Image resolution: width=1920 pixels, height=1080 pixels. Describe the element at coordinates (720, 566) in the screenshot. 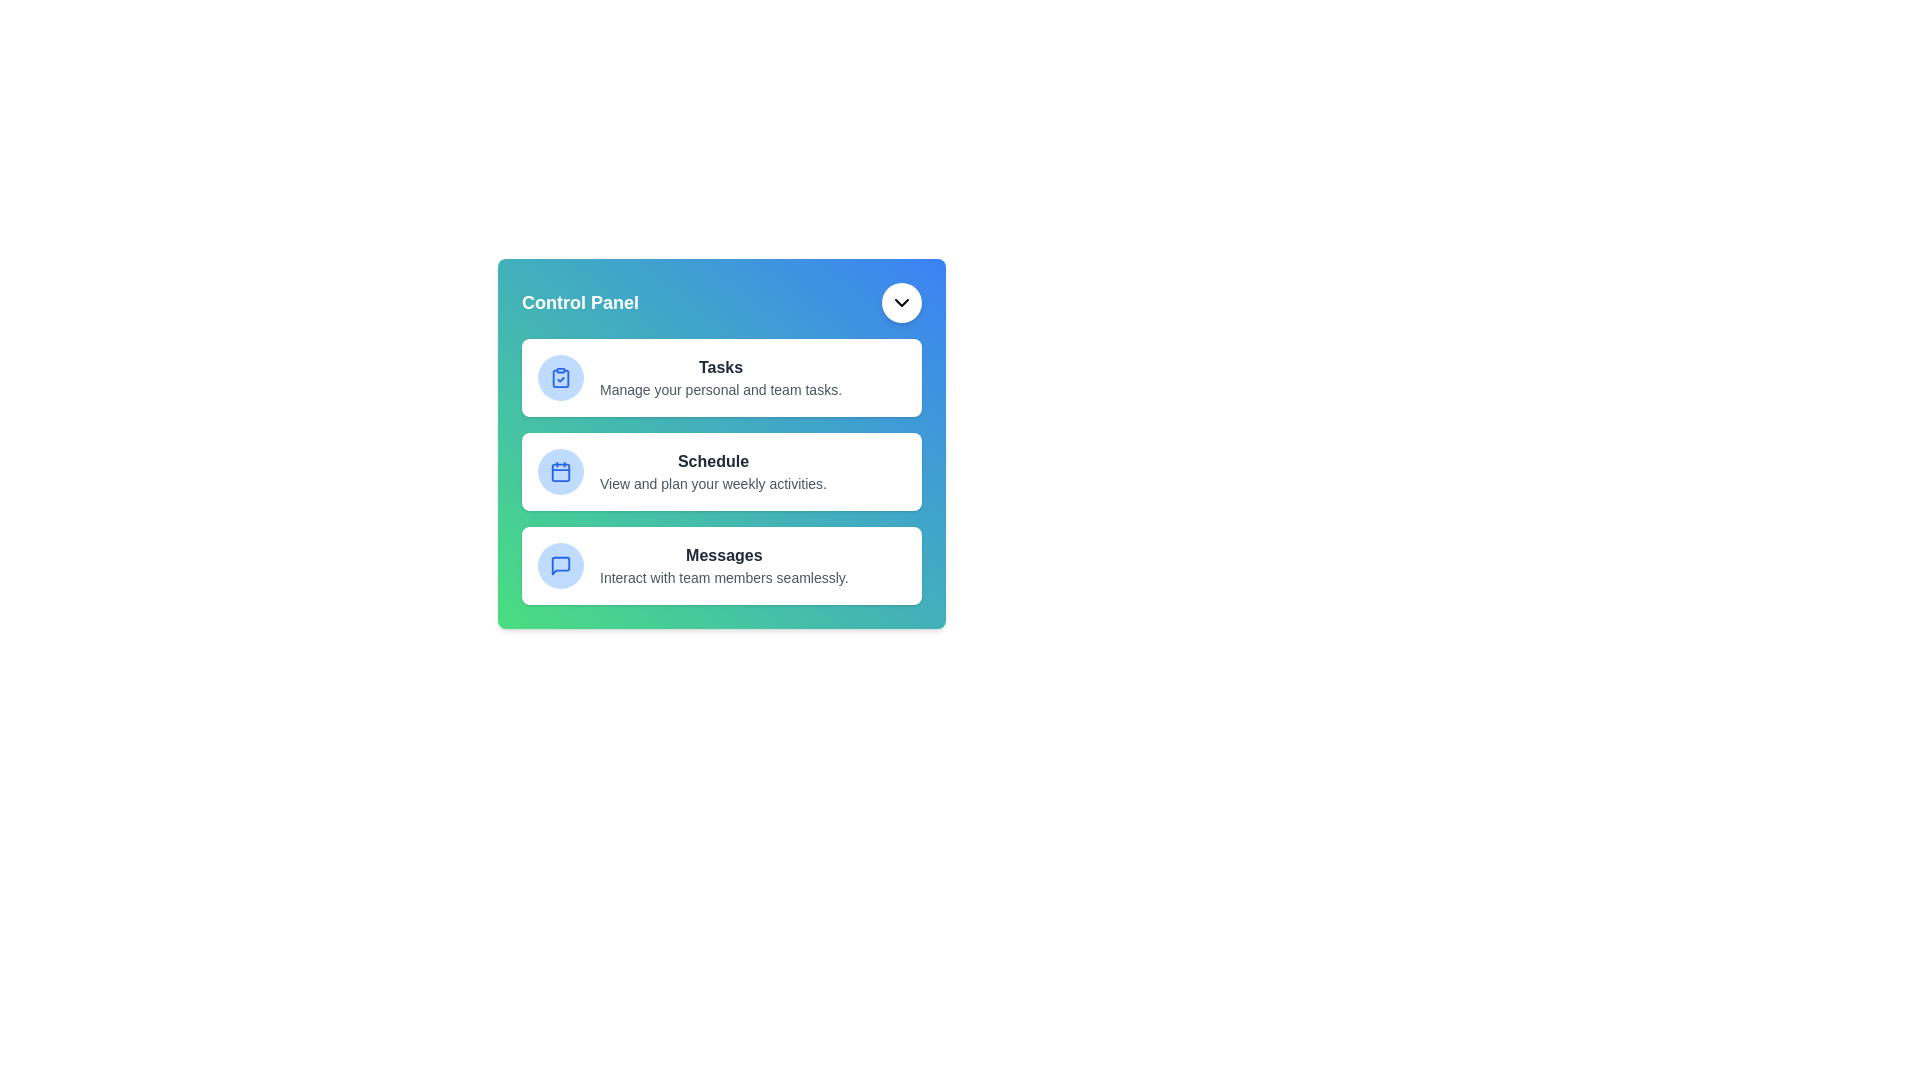

I see `the 'Messages' menu item in the AdvancedDashboardMenu` at that location.